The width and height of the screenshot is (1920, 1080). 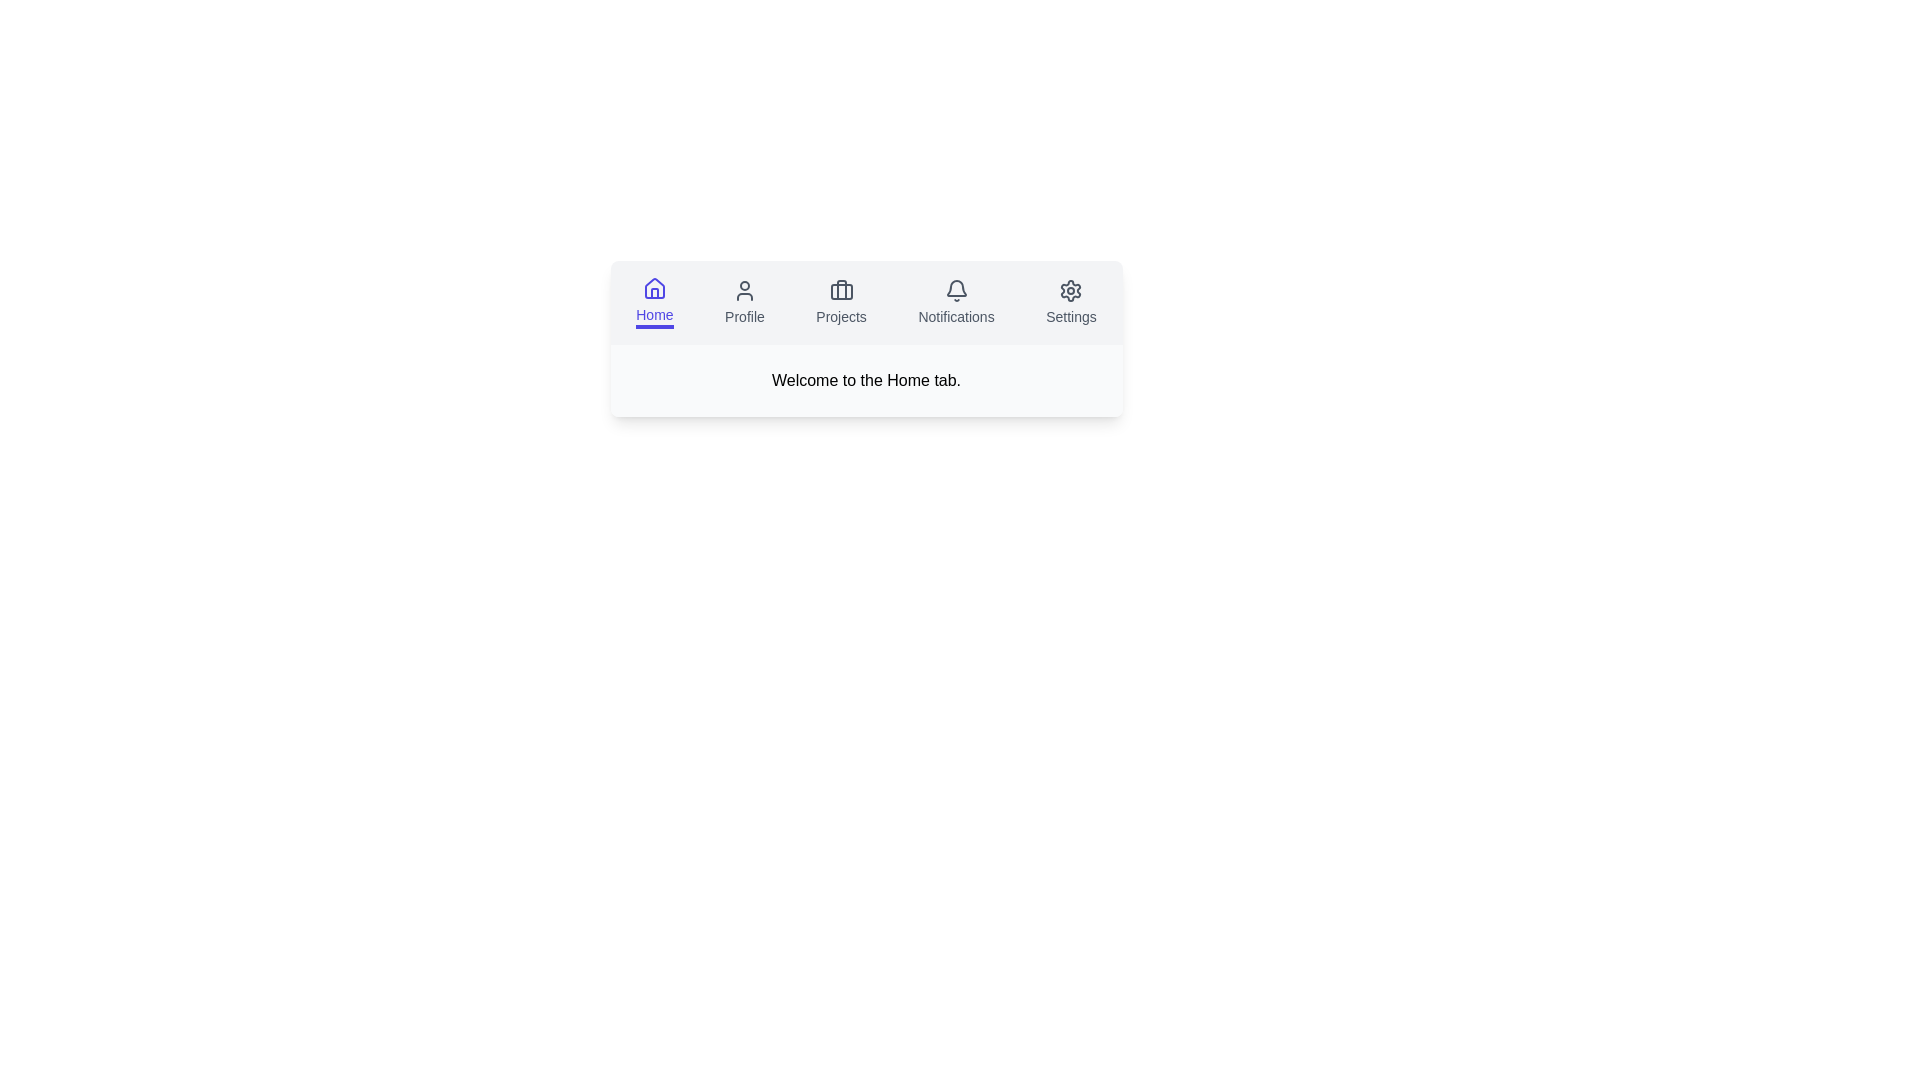 What do you see at coordinates (654, 303) in the screenshot?
I see `the blue-tinted home icon with the text 'Home' and an active blue underline` at bounding box center [654, 303].